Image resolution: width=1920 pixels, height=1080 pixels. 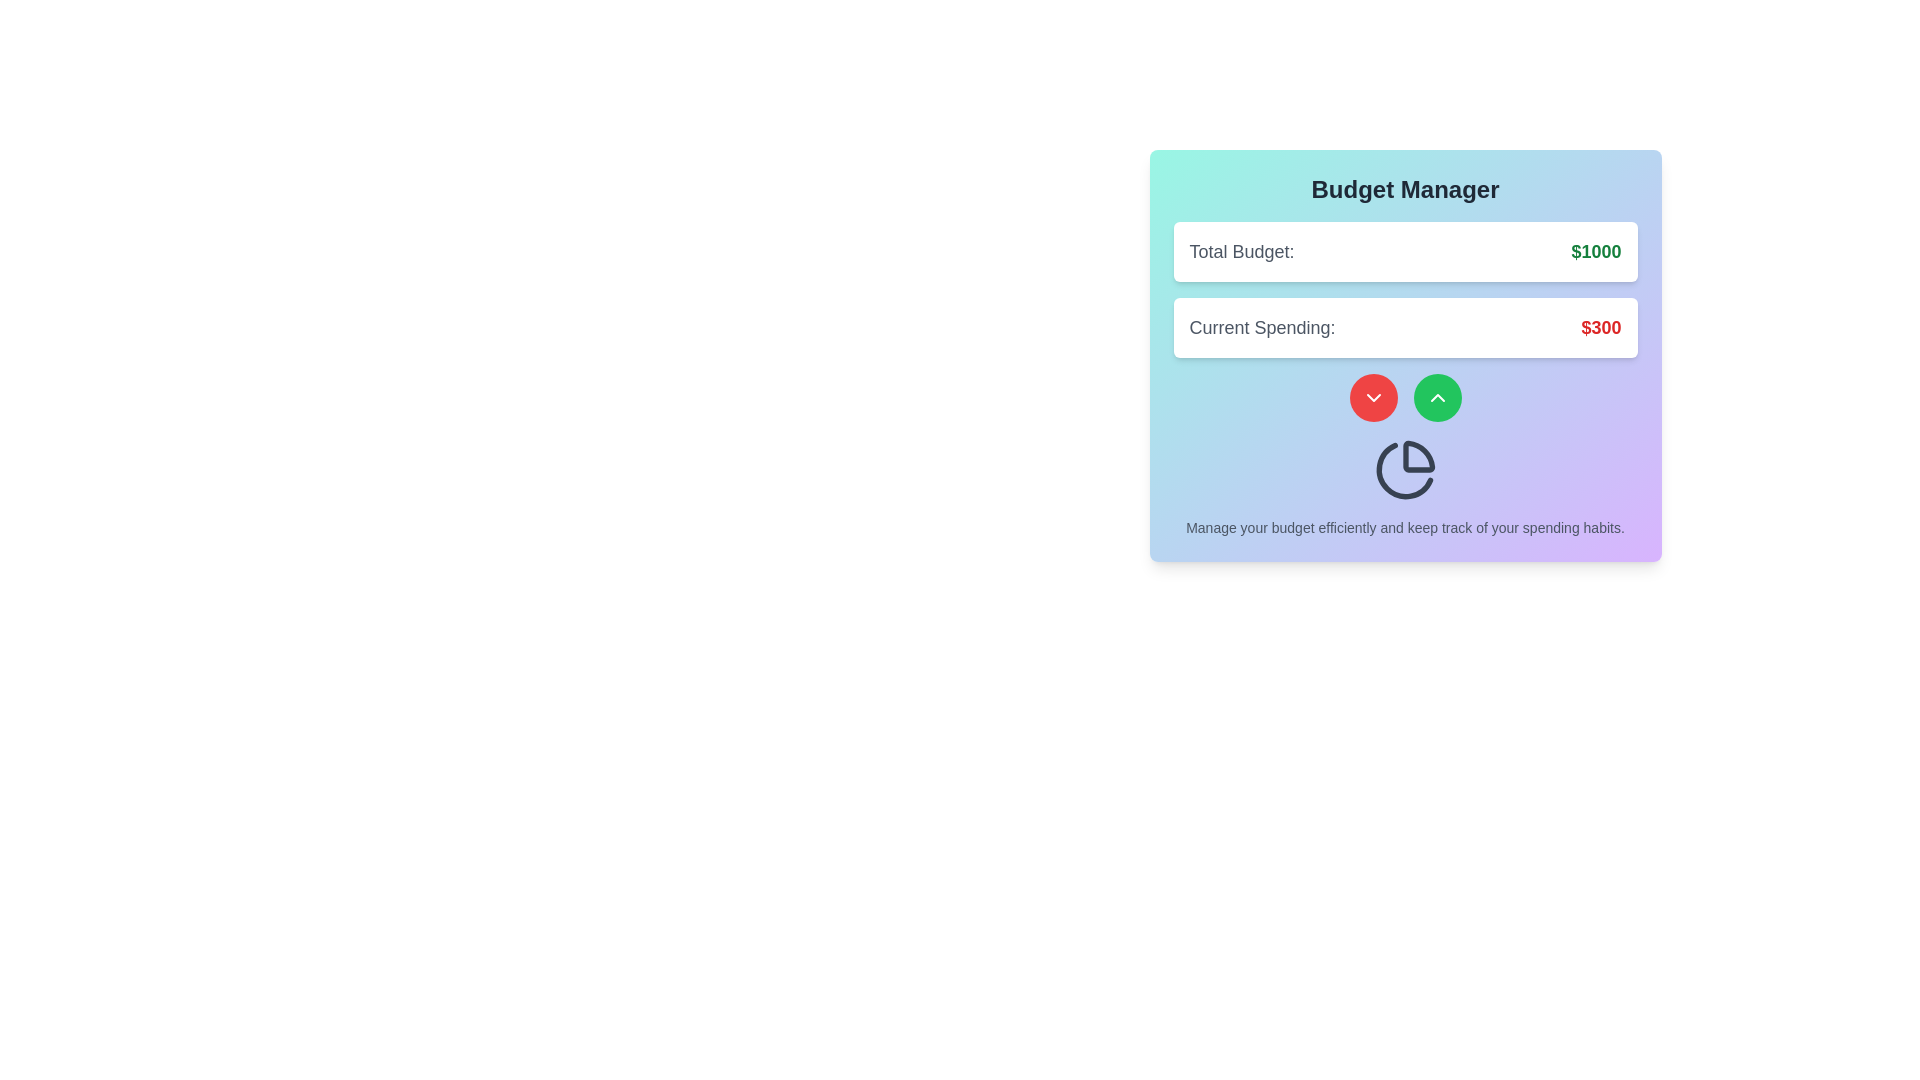 I want to click on the Text Label that serves as the title or header for the section, providing clear identification of the context or functionality of surrounding elements, so click(x=1404, y=189).